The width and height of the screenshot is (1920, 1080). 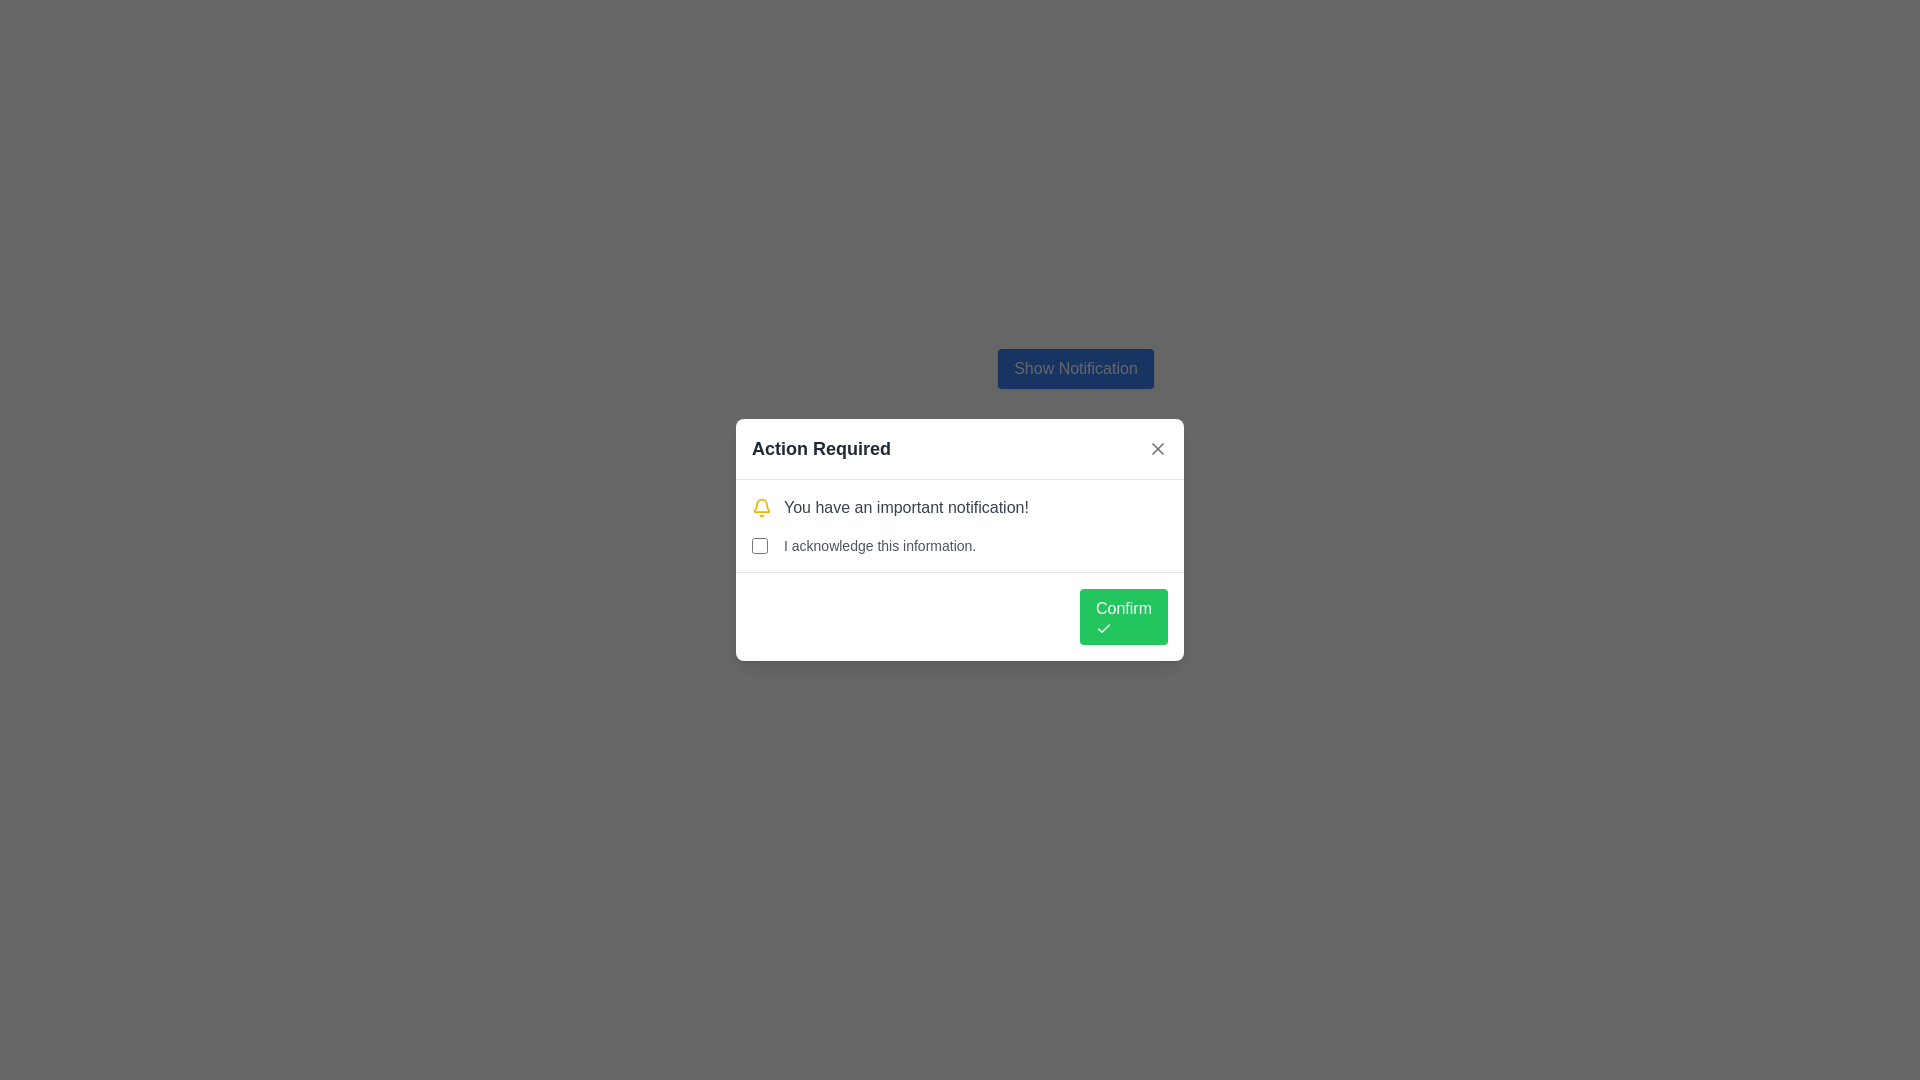 What do you see at coordinates (761, 507) in the screenshot?
I see `the bell icon which represents a notification, located on the left side of the notification prompt that states, 'You have an important notification!'` at bounding box center [761, 507].